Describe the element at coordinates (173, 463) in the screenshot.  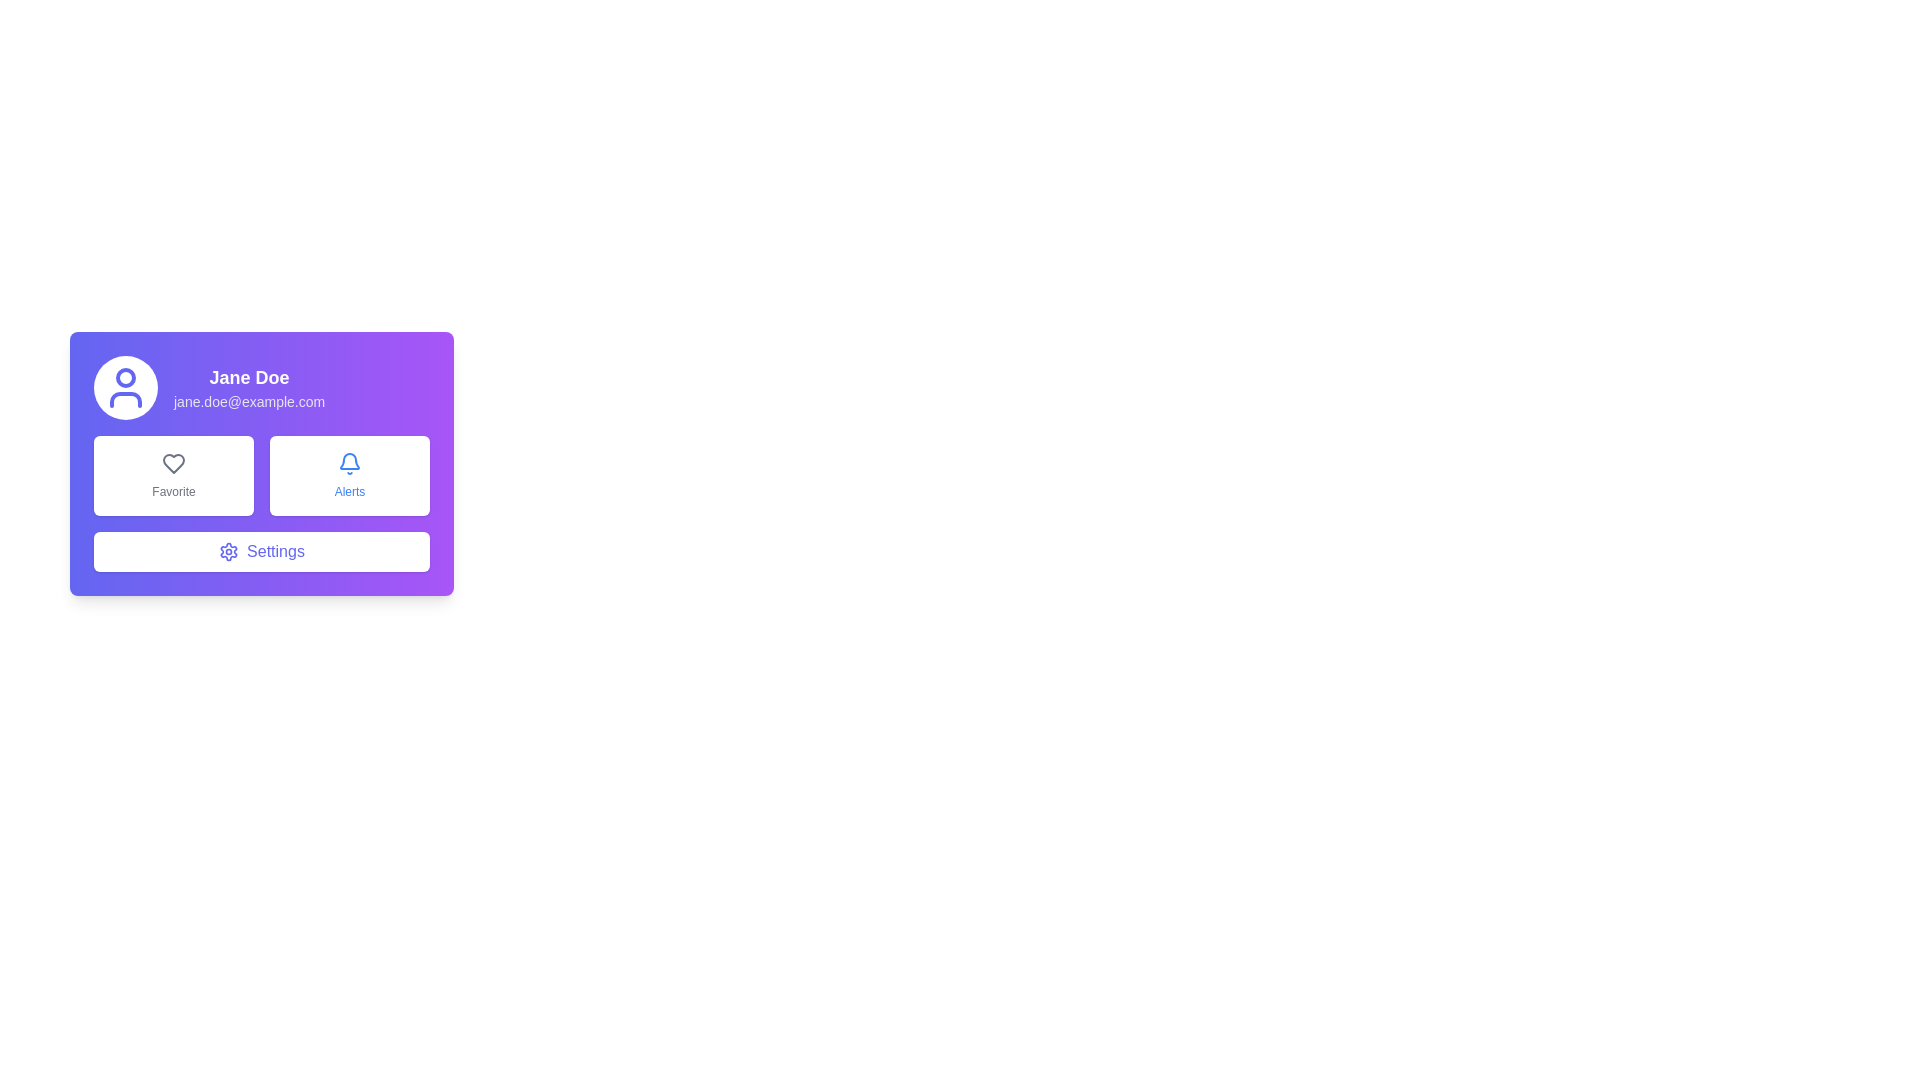
I see `the heart icon located above the 'Favorite' label to favorite or unfavorite an item` at that location.